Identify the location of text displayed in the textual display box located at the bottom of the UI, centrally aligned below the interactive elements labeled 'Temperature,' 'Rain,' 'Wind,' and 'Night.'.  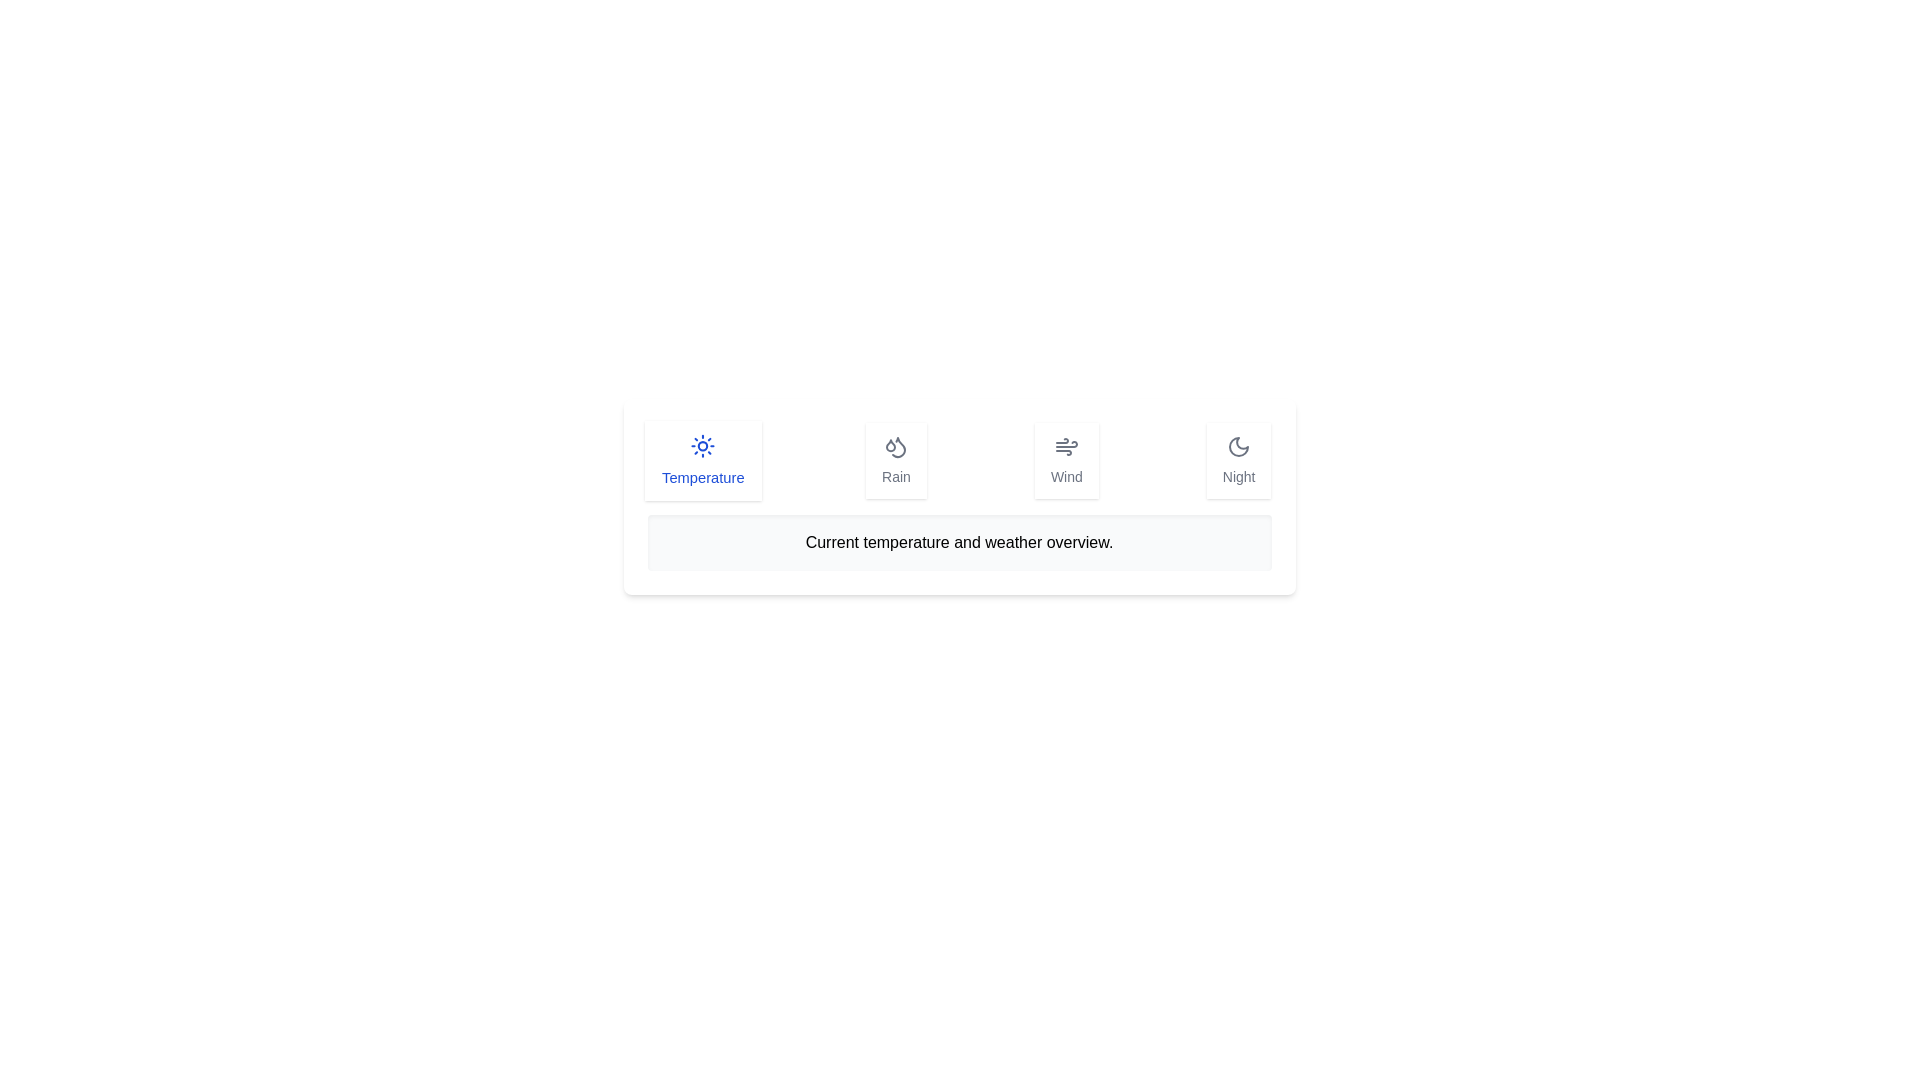
(958, 543).